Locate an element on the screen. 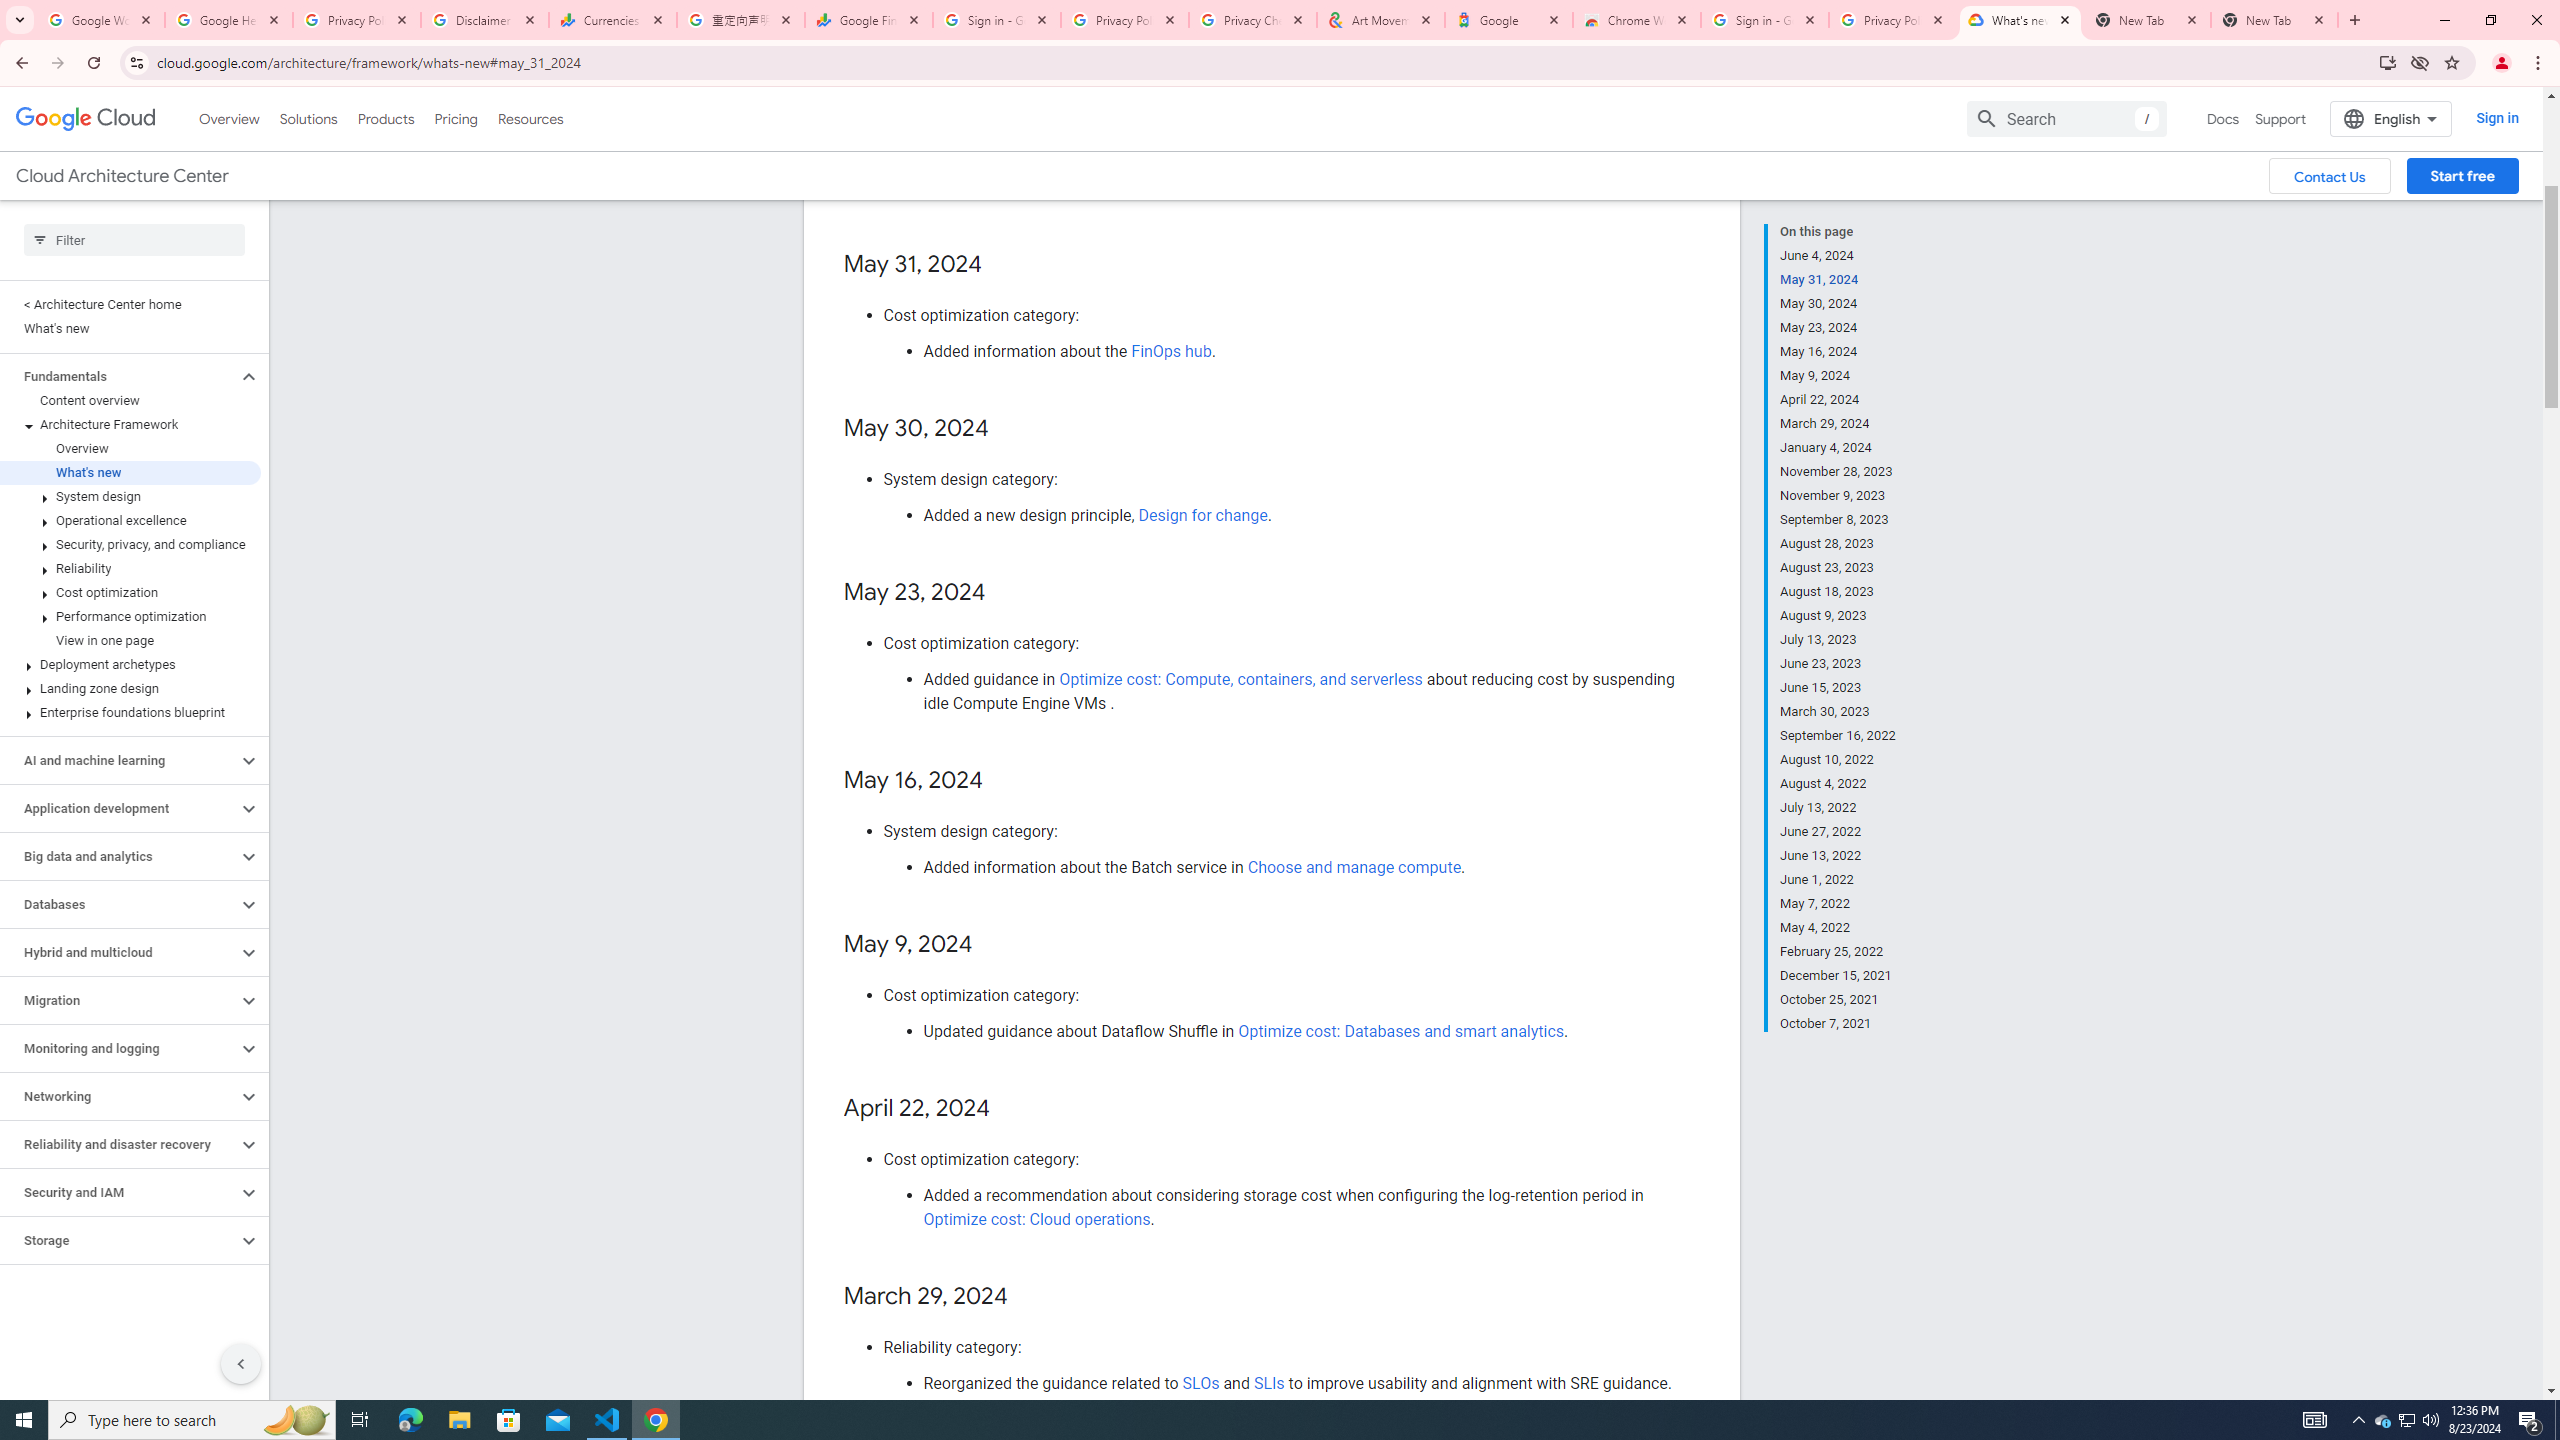  'Copy link to this section: March 29, 2024' is located at coordinates (1026, 1297).